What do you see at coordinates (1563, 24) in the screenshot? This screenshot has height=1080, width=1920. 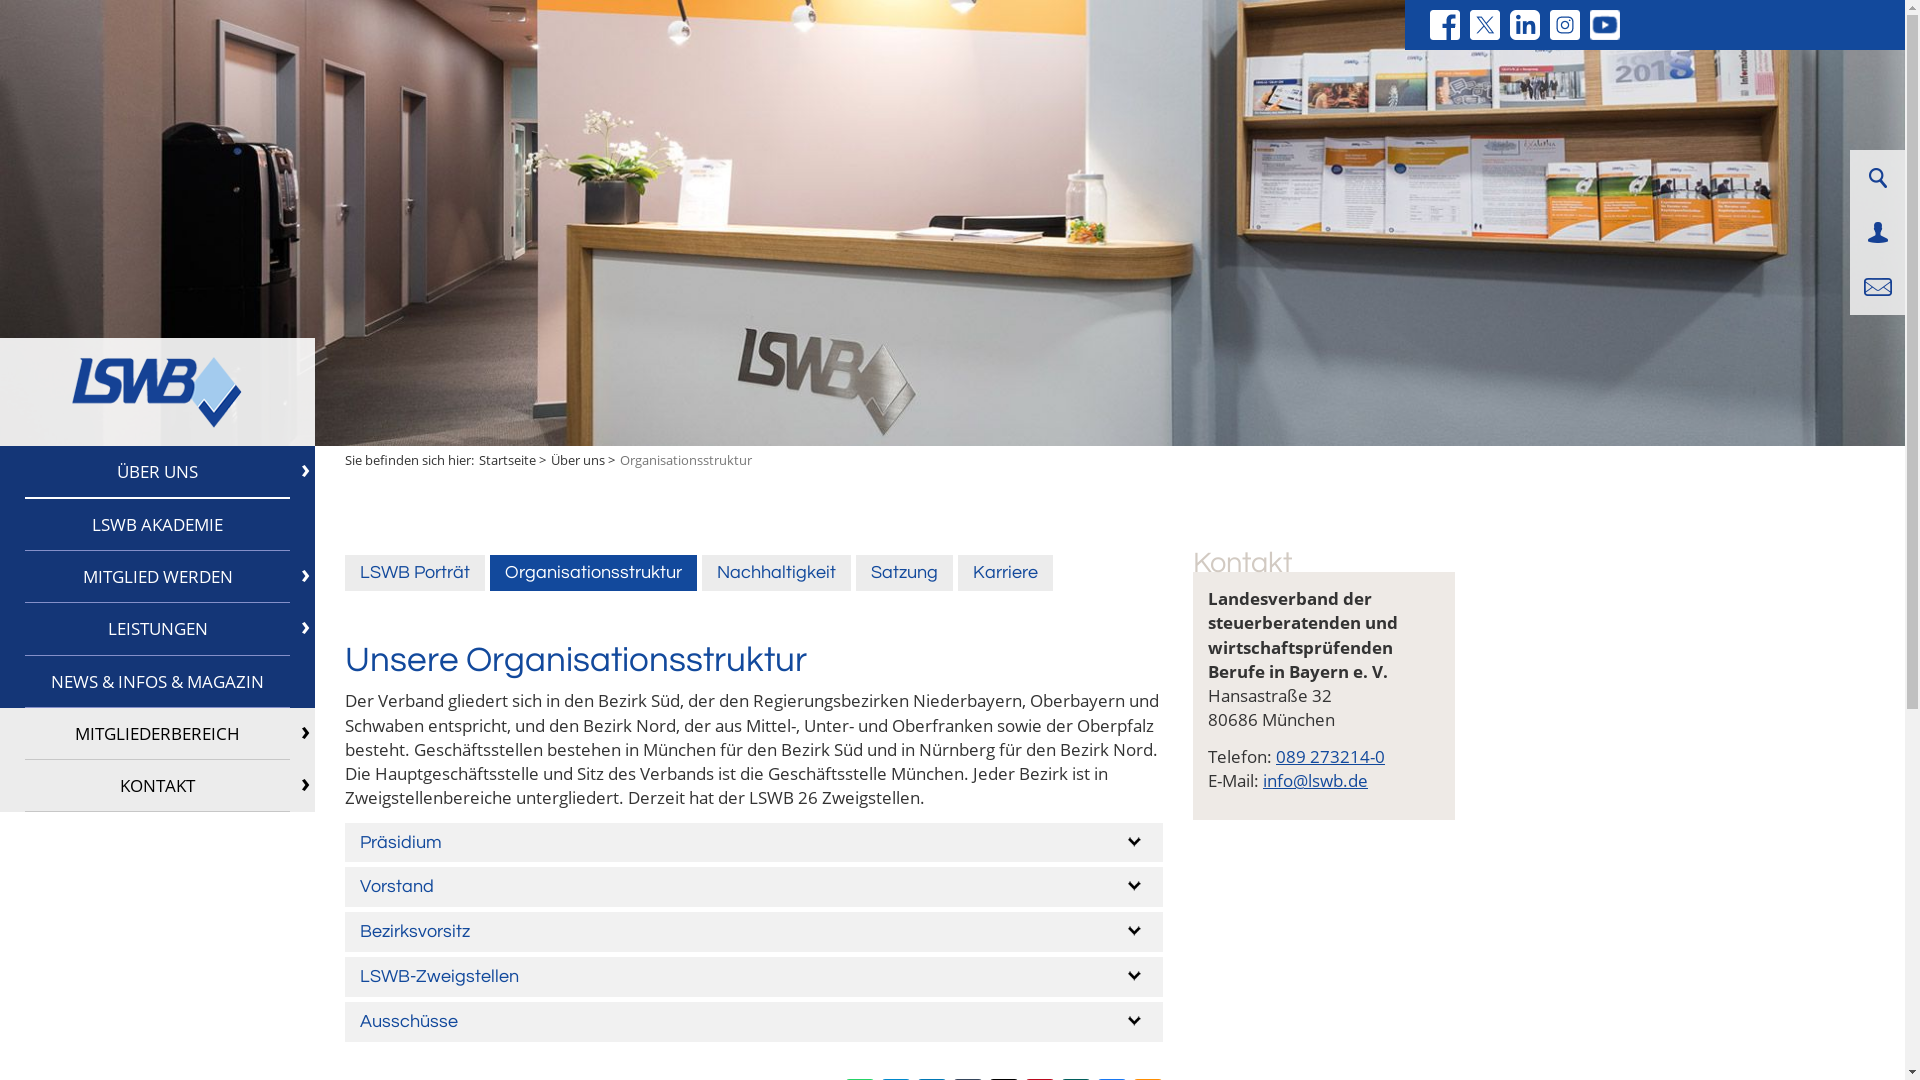 I see `'LSWB bei Instagram'` at bounding box center [1563, 24].